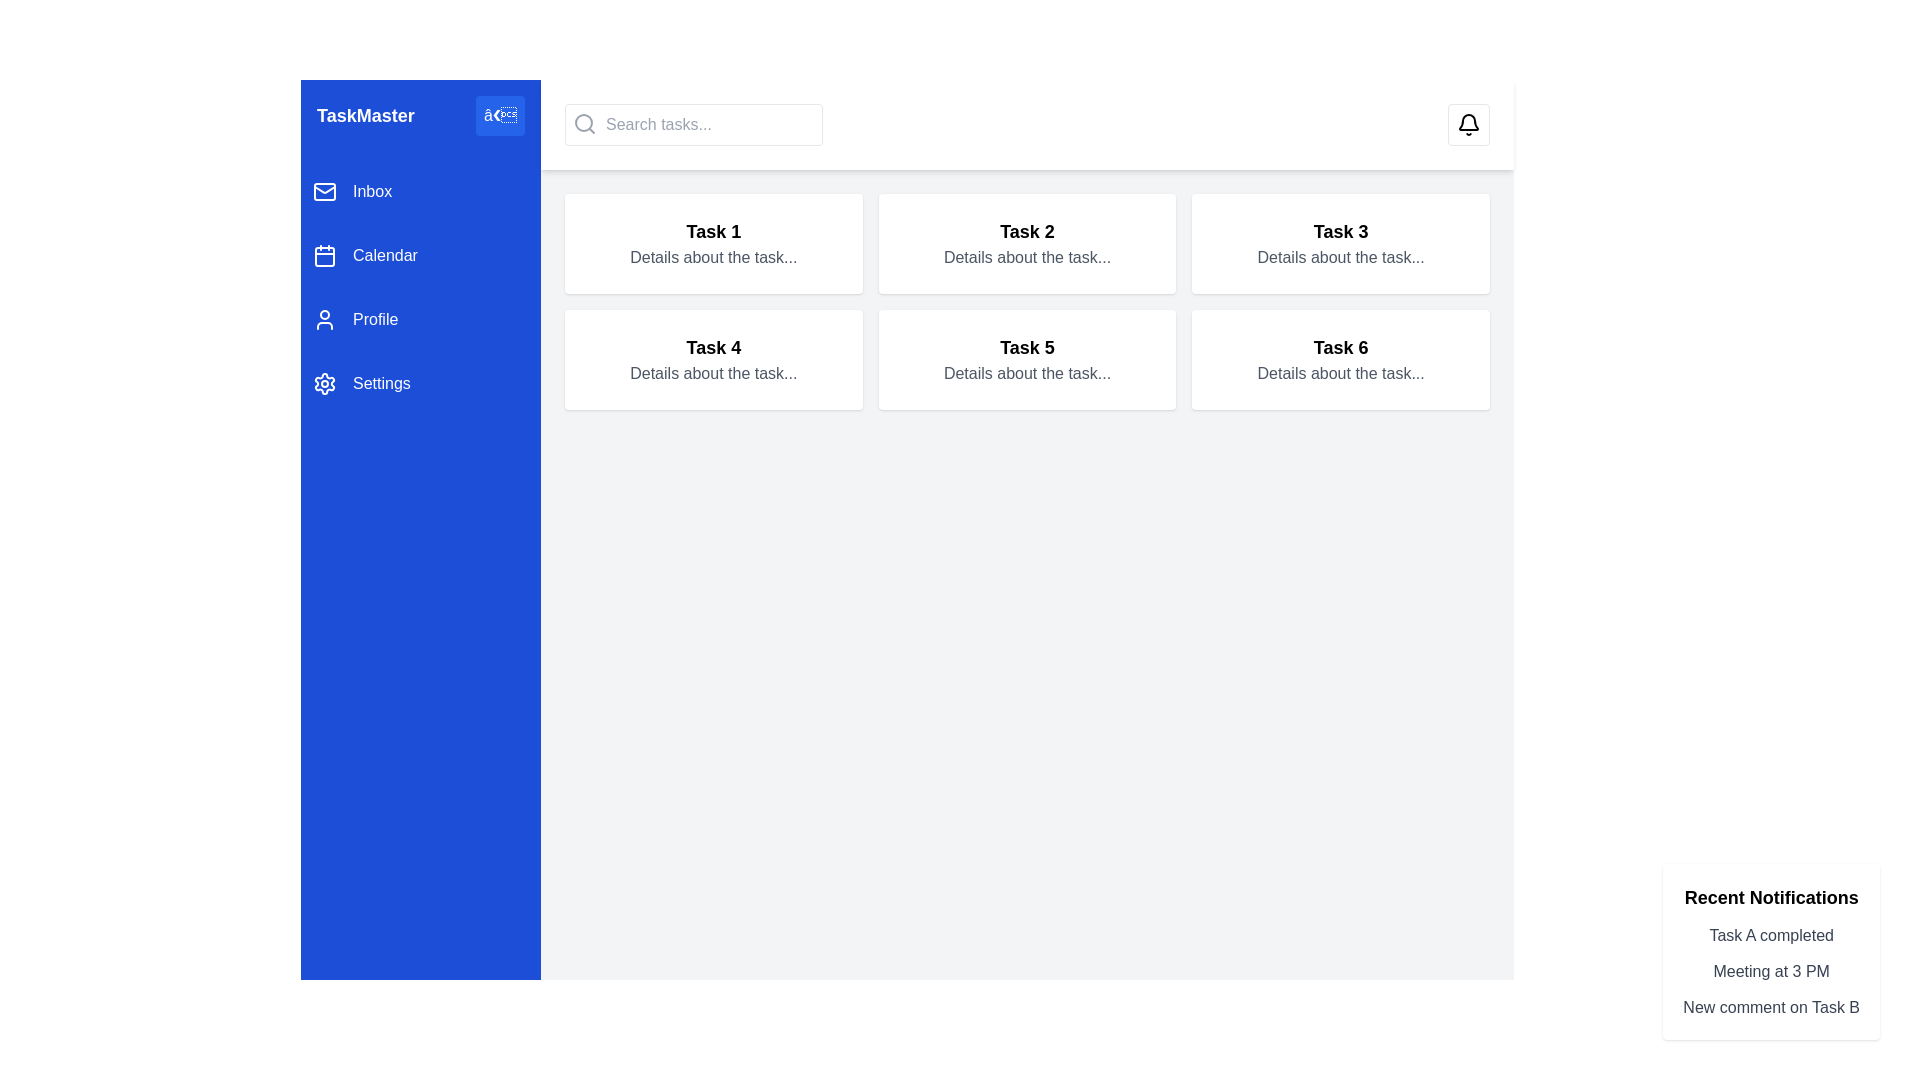 The width and height of the screenshot is (1920, 1080). Describe the element at coordinates (713, 257) in the screenshot. I see `the text UI element displaying 'Details about the task...' which is styled in light gray and positioned below the bold text 'Task 1' in the upper-left corner of the grid layout` at that location.